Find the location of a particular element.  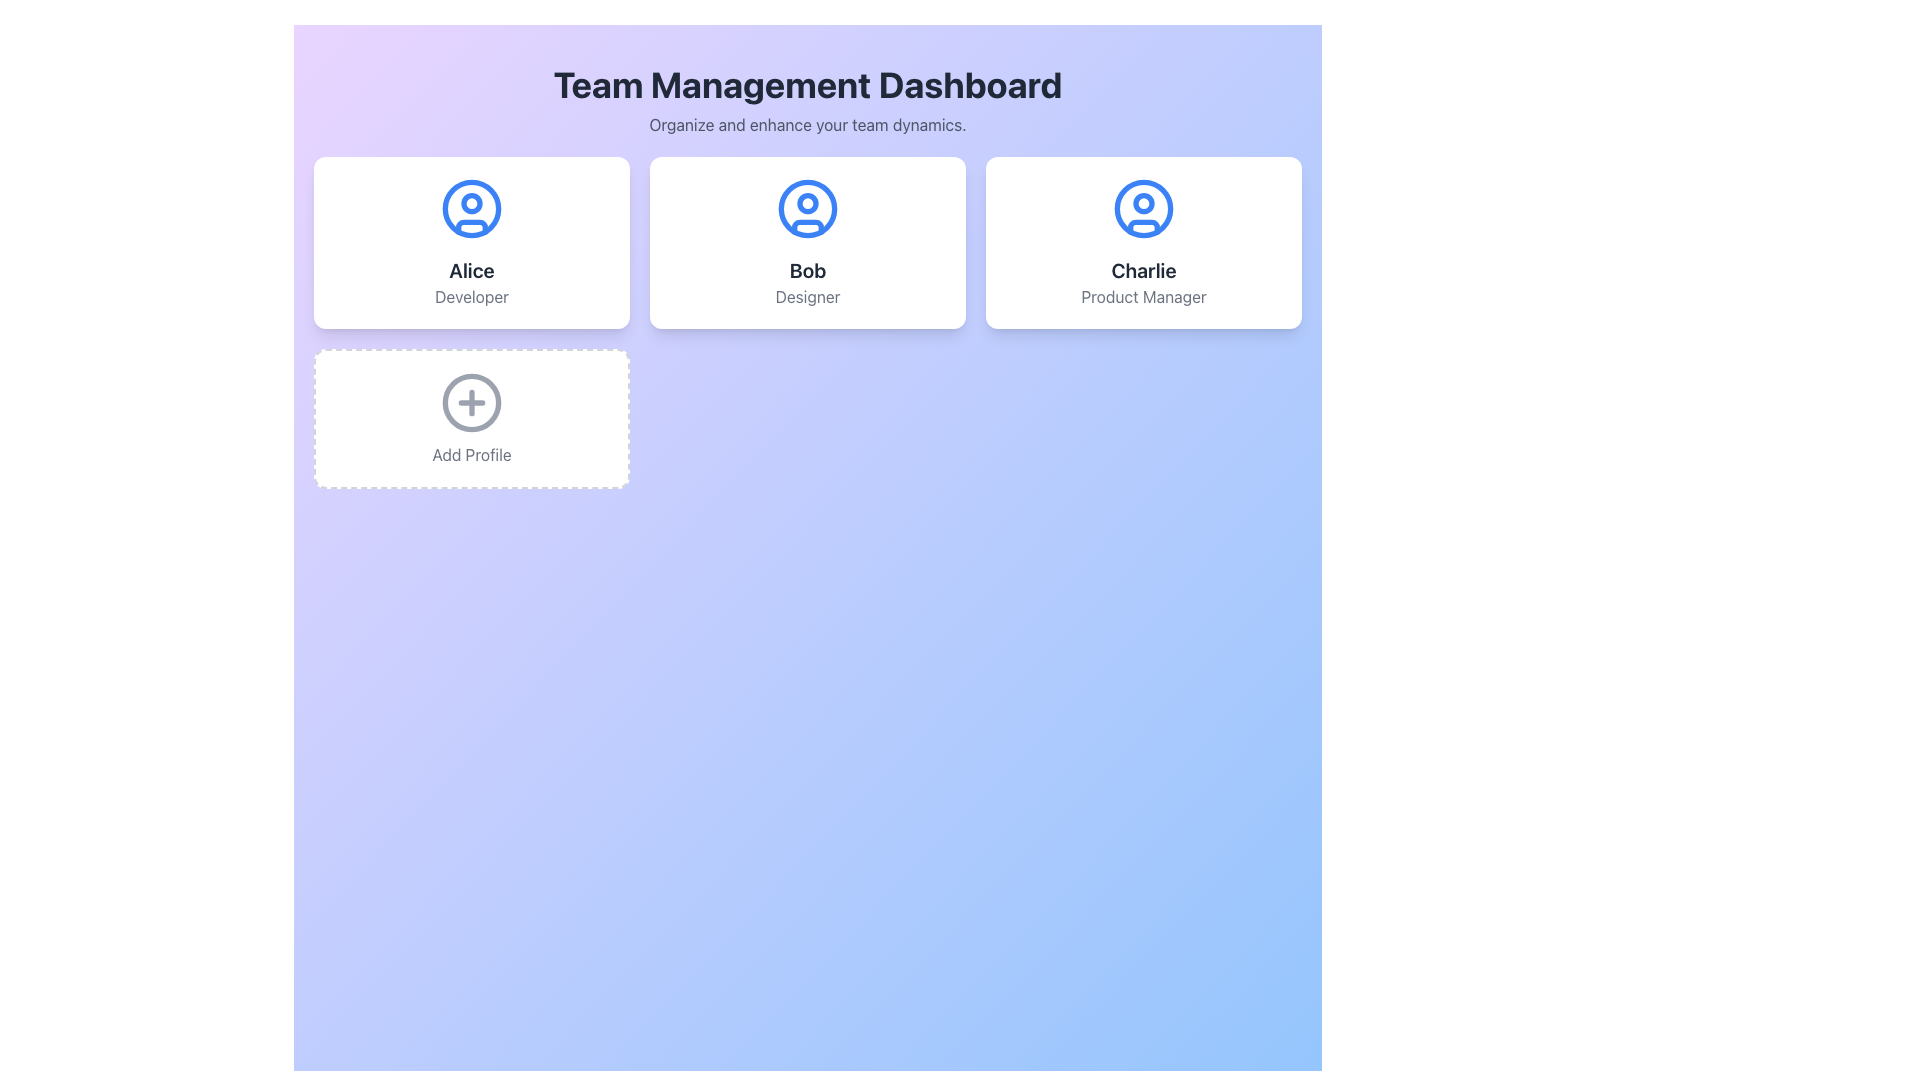

properties of the SVG circle that represents the profile picture icon for the user 'Bob', located in the second profile card from the left in the top row of the dashboard interface is located at coordinates (807, 208).